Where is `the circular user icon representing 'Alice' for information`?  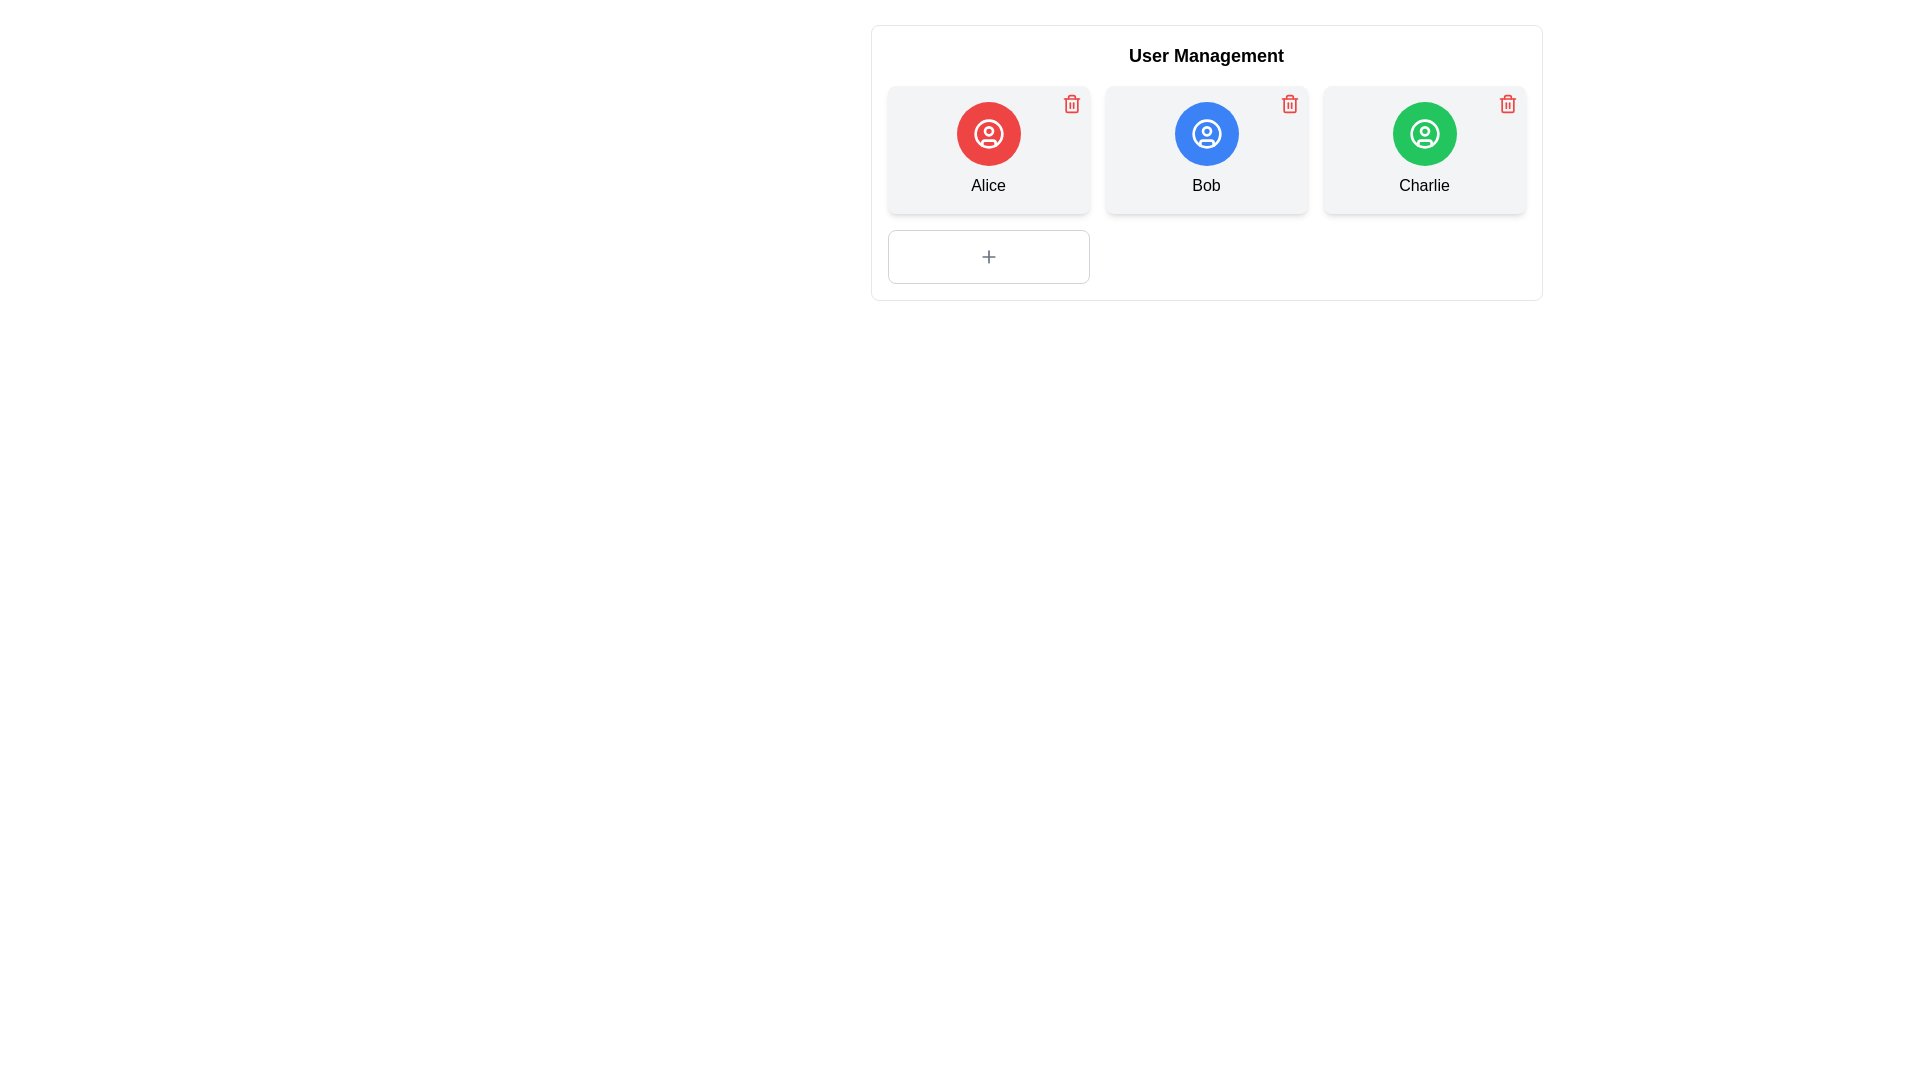
the circular user icon representing 'Alice' for information is located at coordinates (988, 134).